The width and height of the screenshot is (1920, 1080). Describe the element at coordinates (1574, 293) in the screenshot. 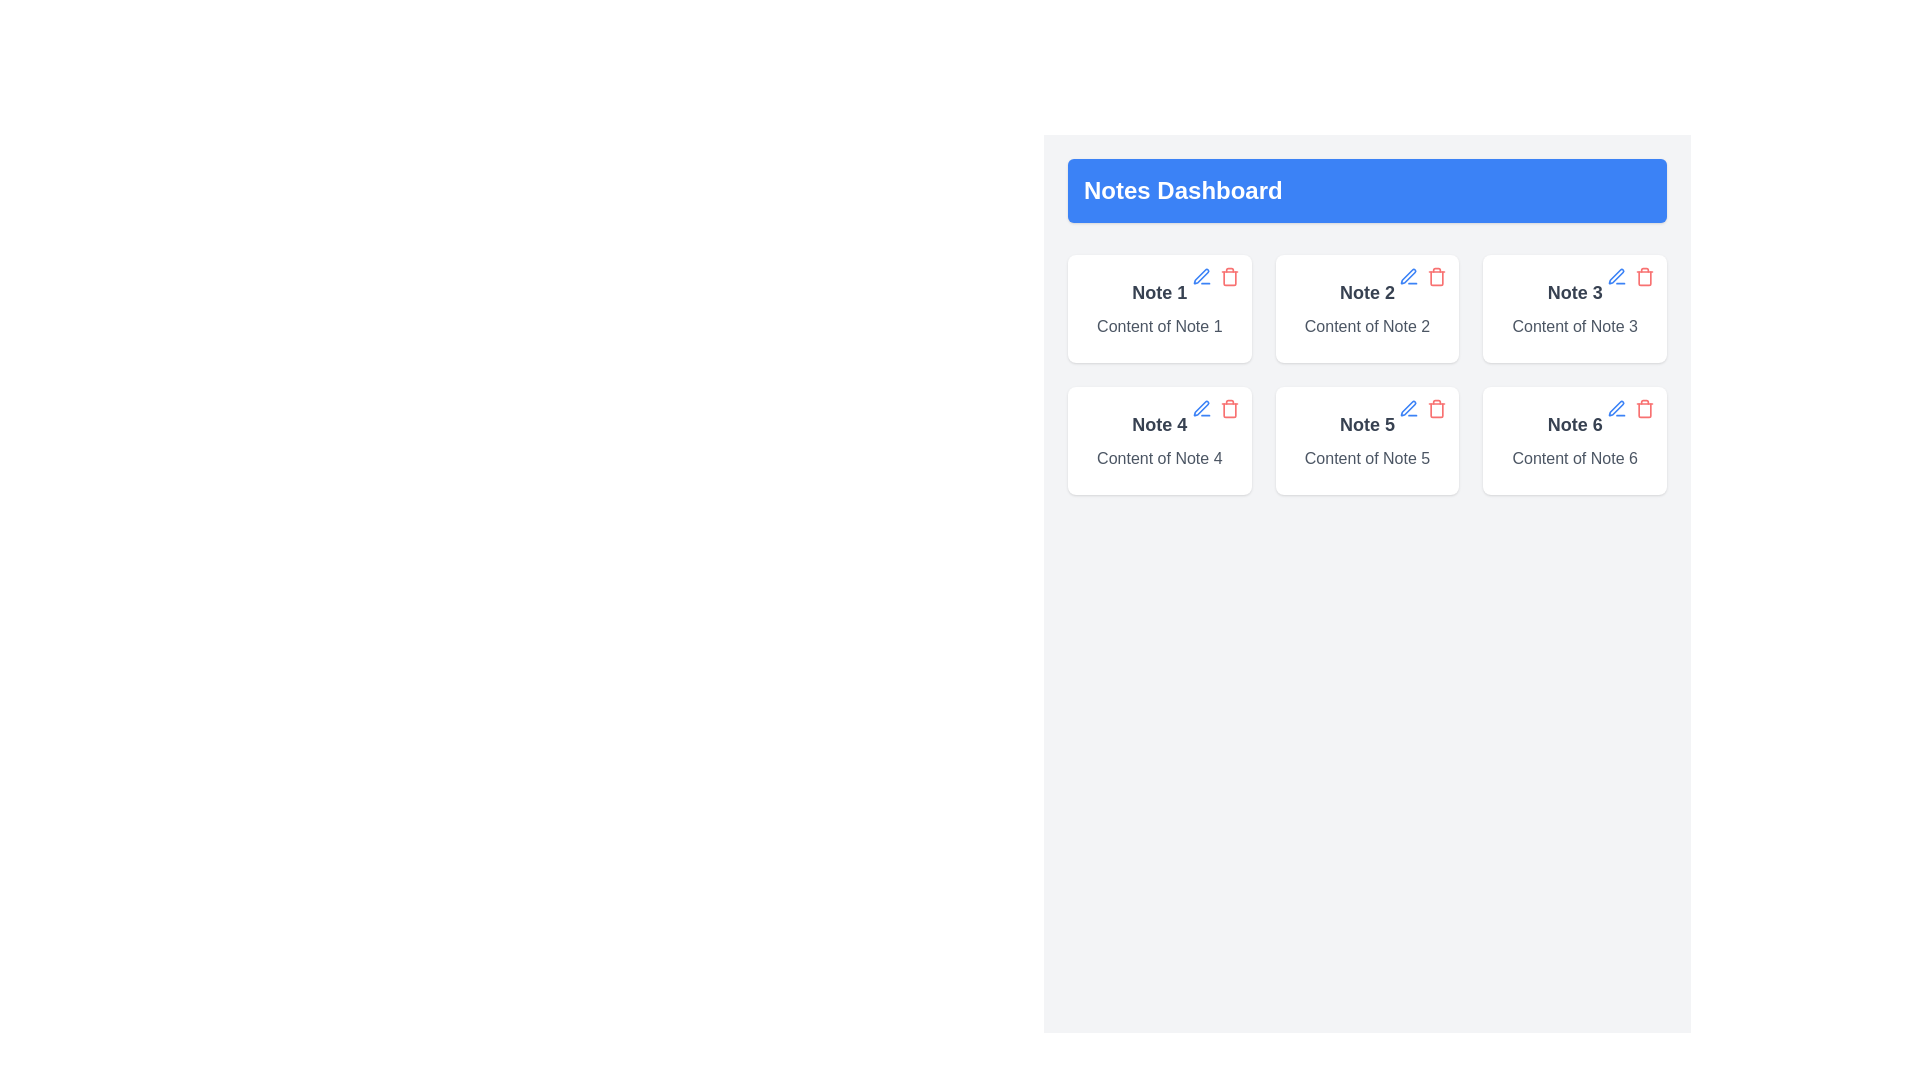

I see `the Text Label displaying the title or header of the note on the third card in the 'Notes Dashboard', located above 'Content of Note 3'` at that location.